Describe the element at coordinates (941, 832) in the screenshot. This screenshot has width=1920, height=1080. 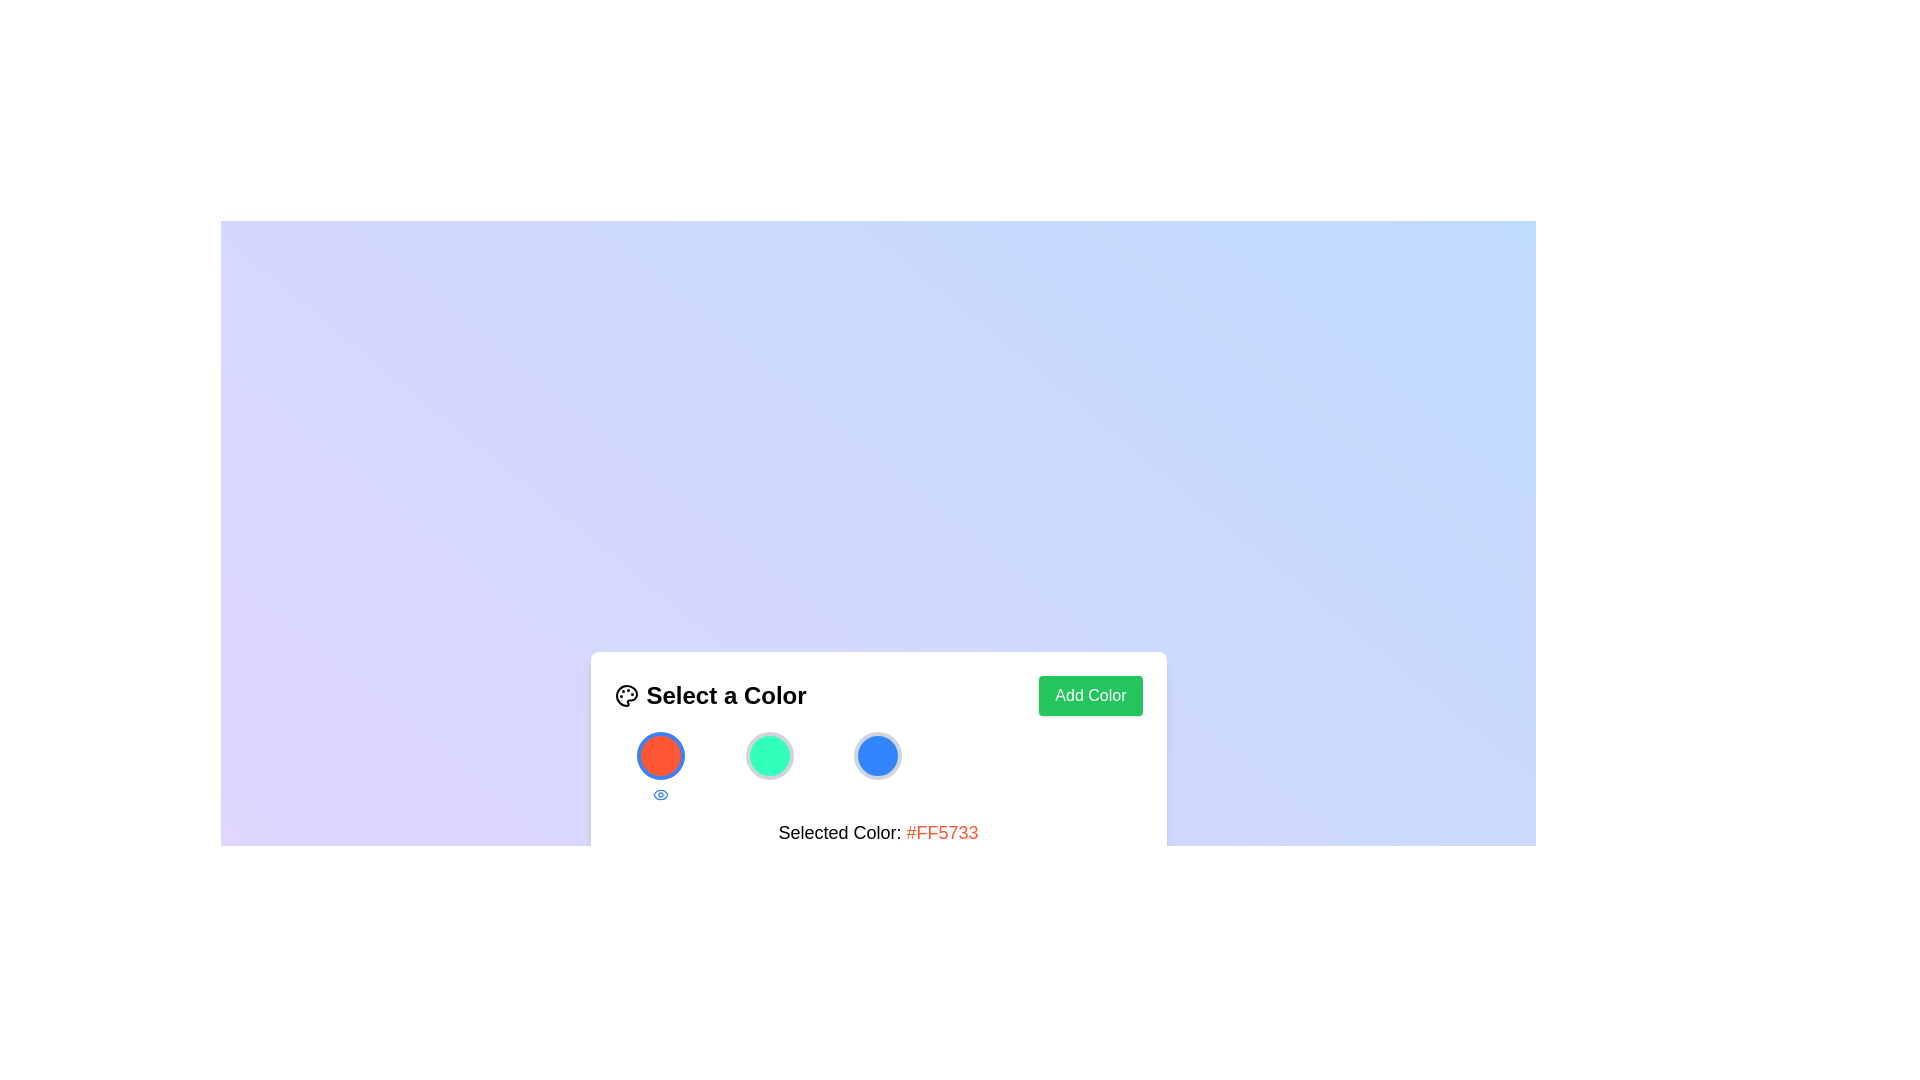
I see `the text displaying the value '#FF5733' styled in red, which is located in the text segment labeled 'Selected Color:'` at that location.